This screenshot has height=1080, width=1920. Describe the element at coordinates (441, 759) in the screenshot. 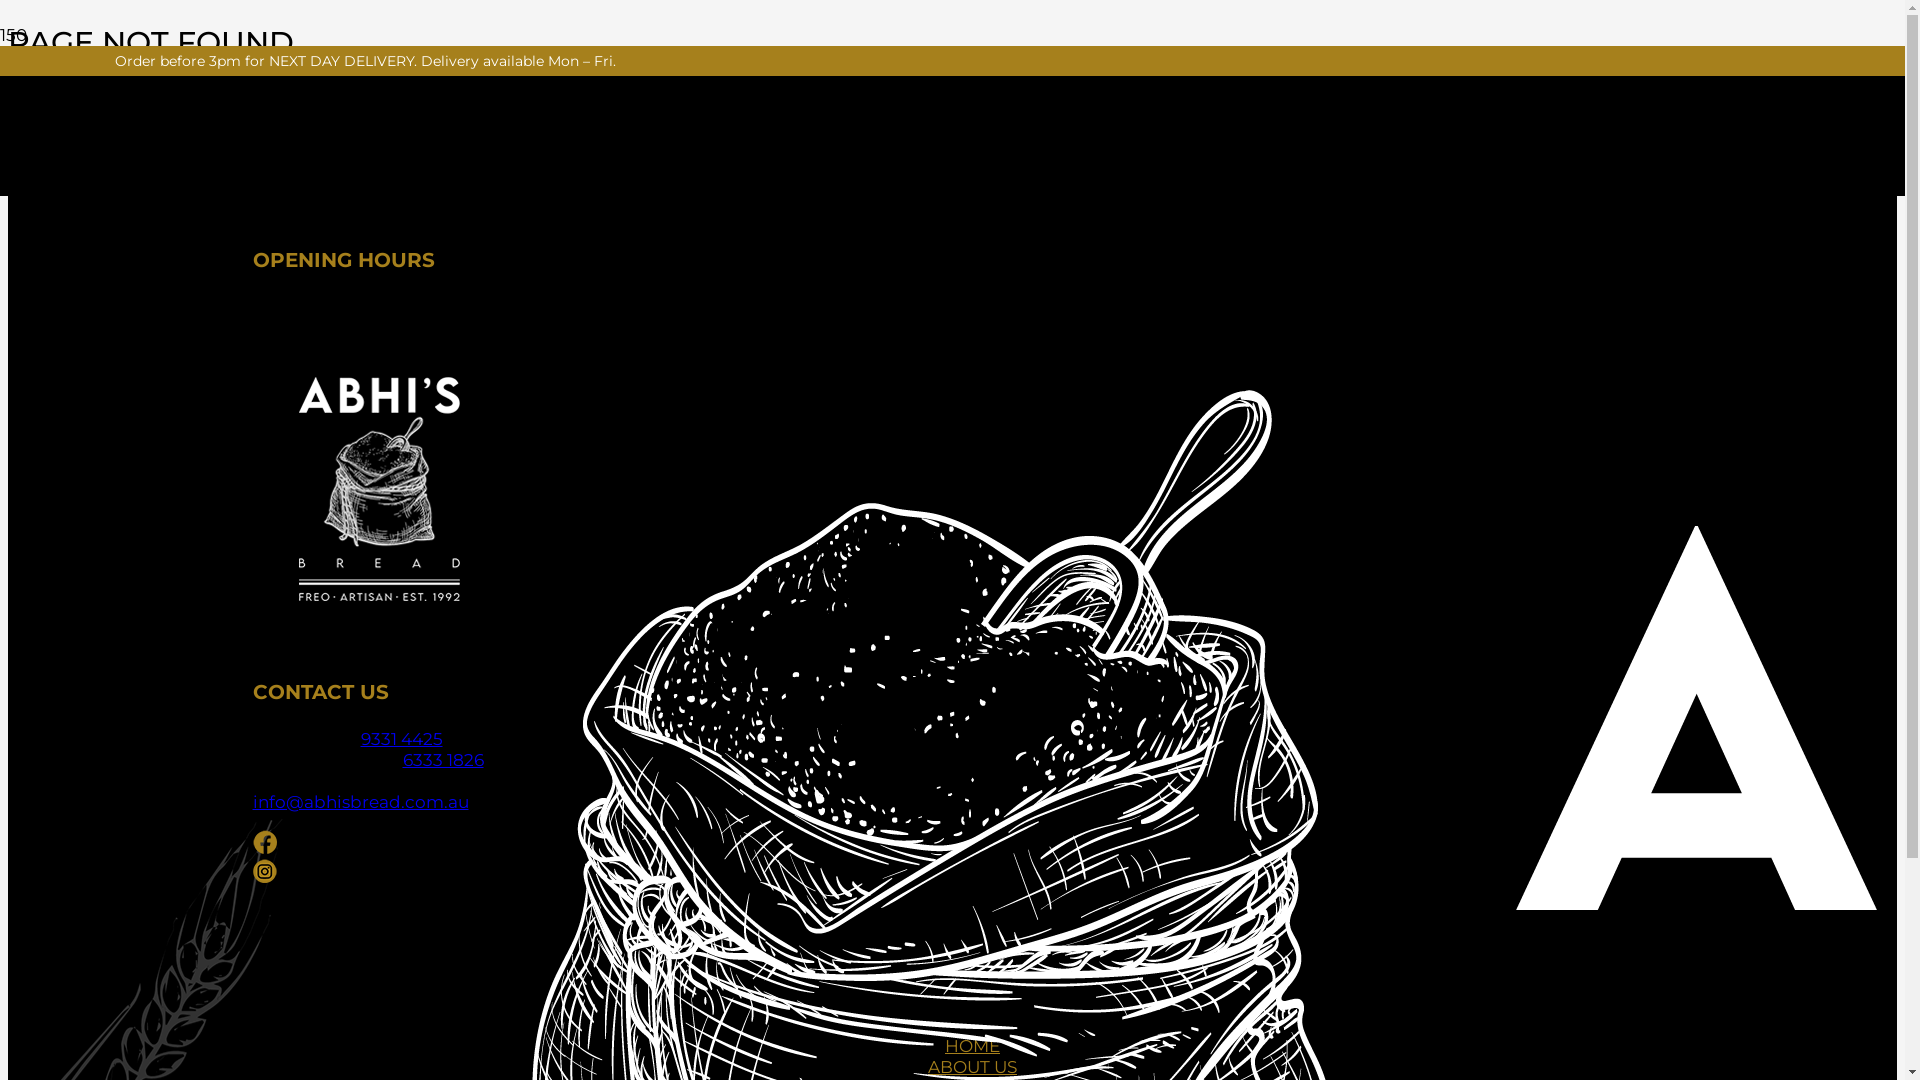

I see `'6333 1826'` at that location.